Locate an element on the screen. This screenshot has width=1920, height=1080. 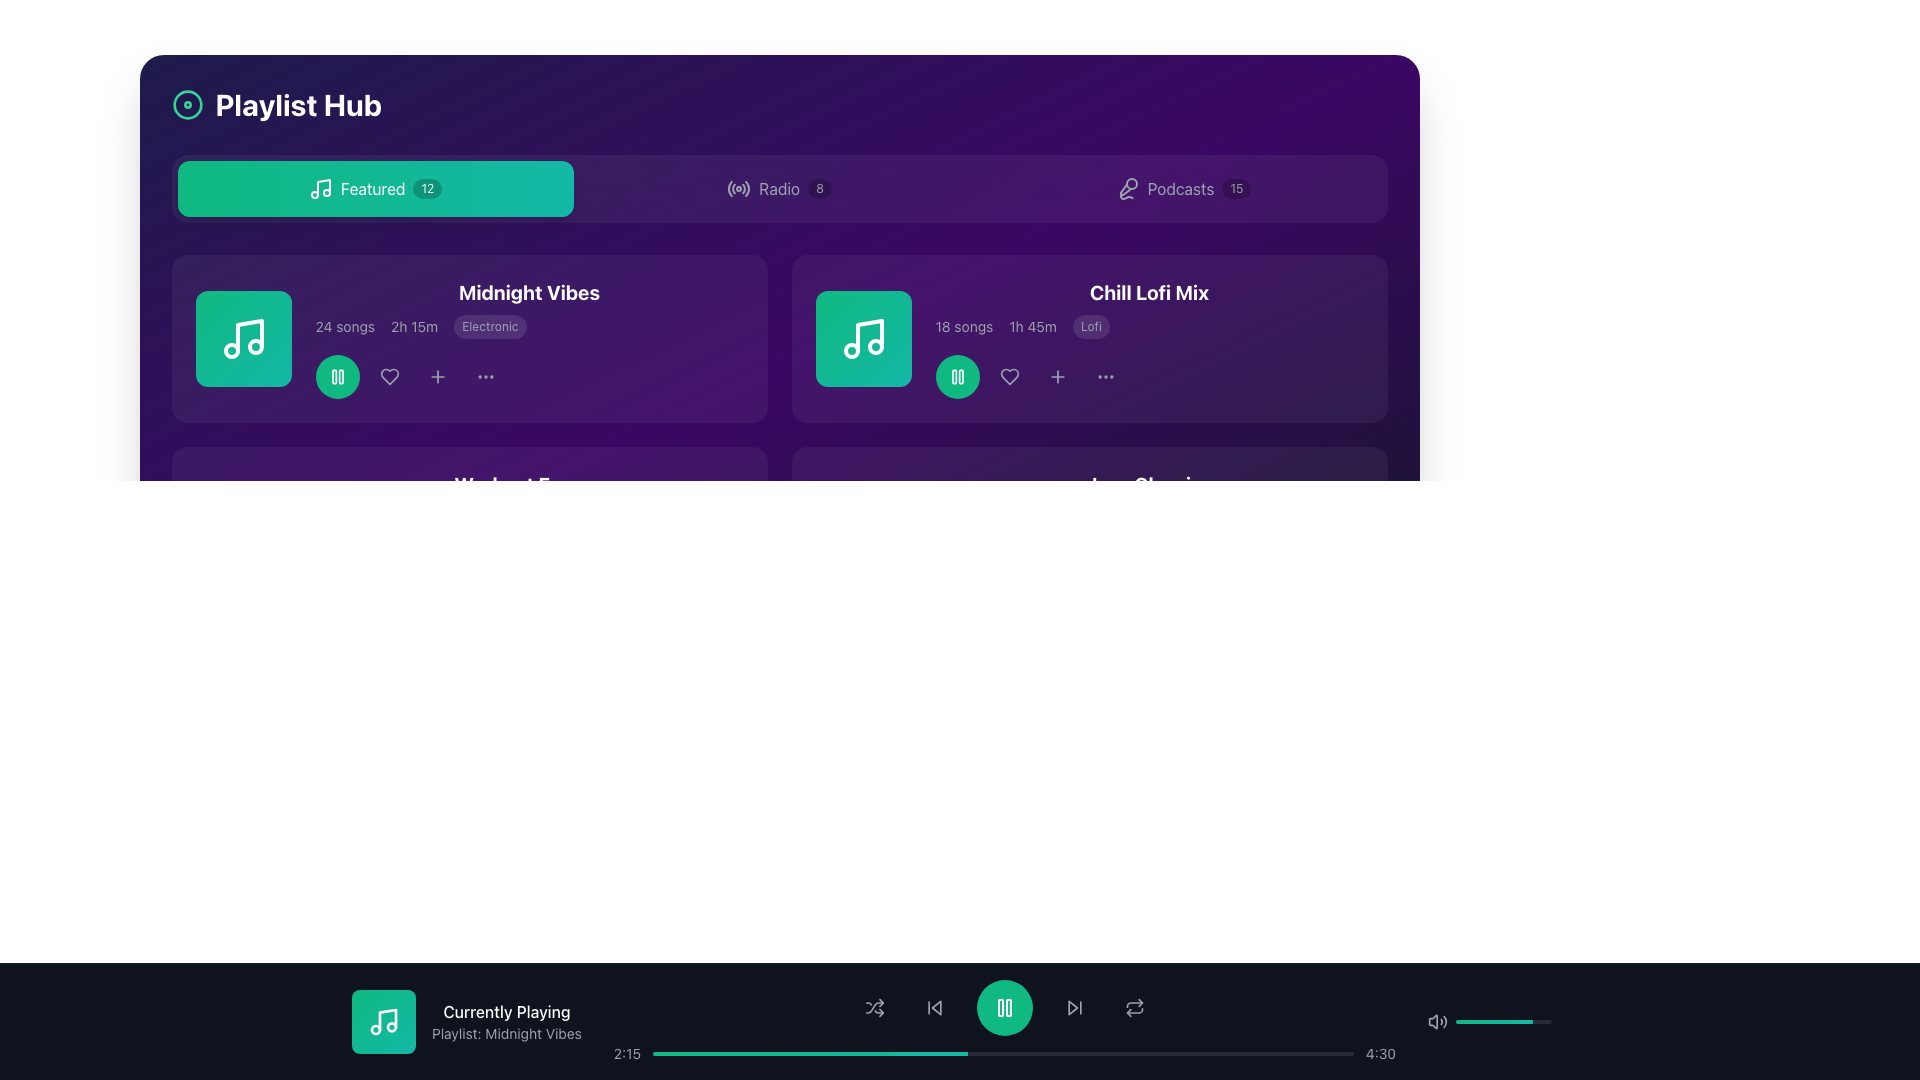
the teal and emerald gradient rounded square icon containing a white music note, which is located to the left of the 'Chill Lofi Mix' text is located at coordinates (863, 338).